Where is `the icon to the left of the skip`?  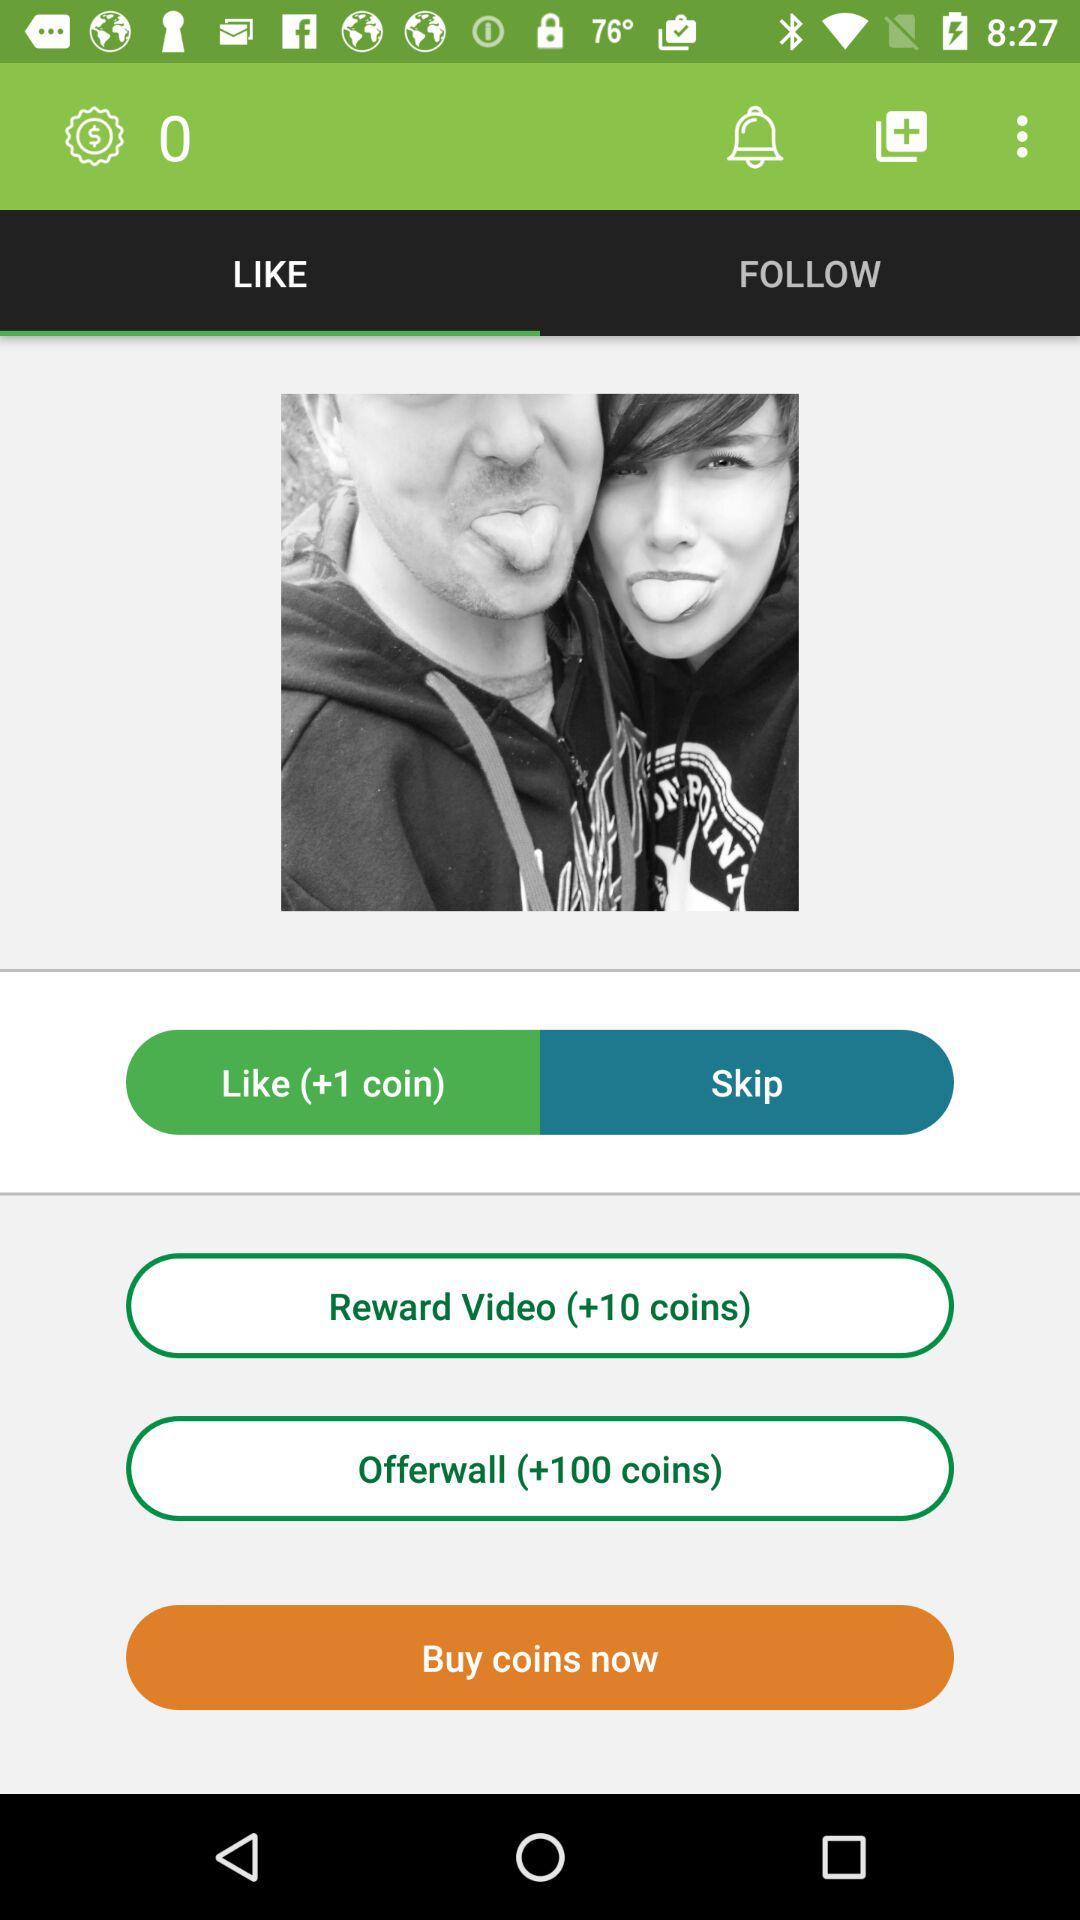 the icon to the left of the skip is located at coordinates (331, 1081).